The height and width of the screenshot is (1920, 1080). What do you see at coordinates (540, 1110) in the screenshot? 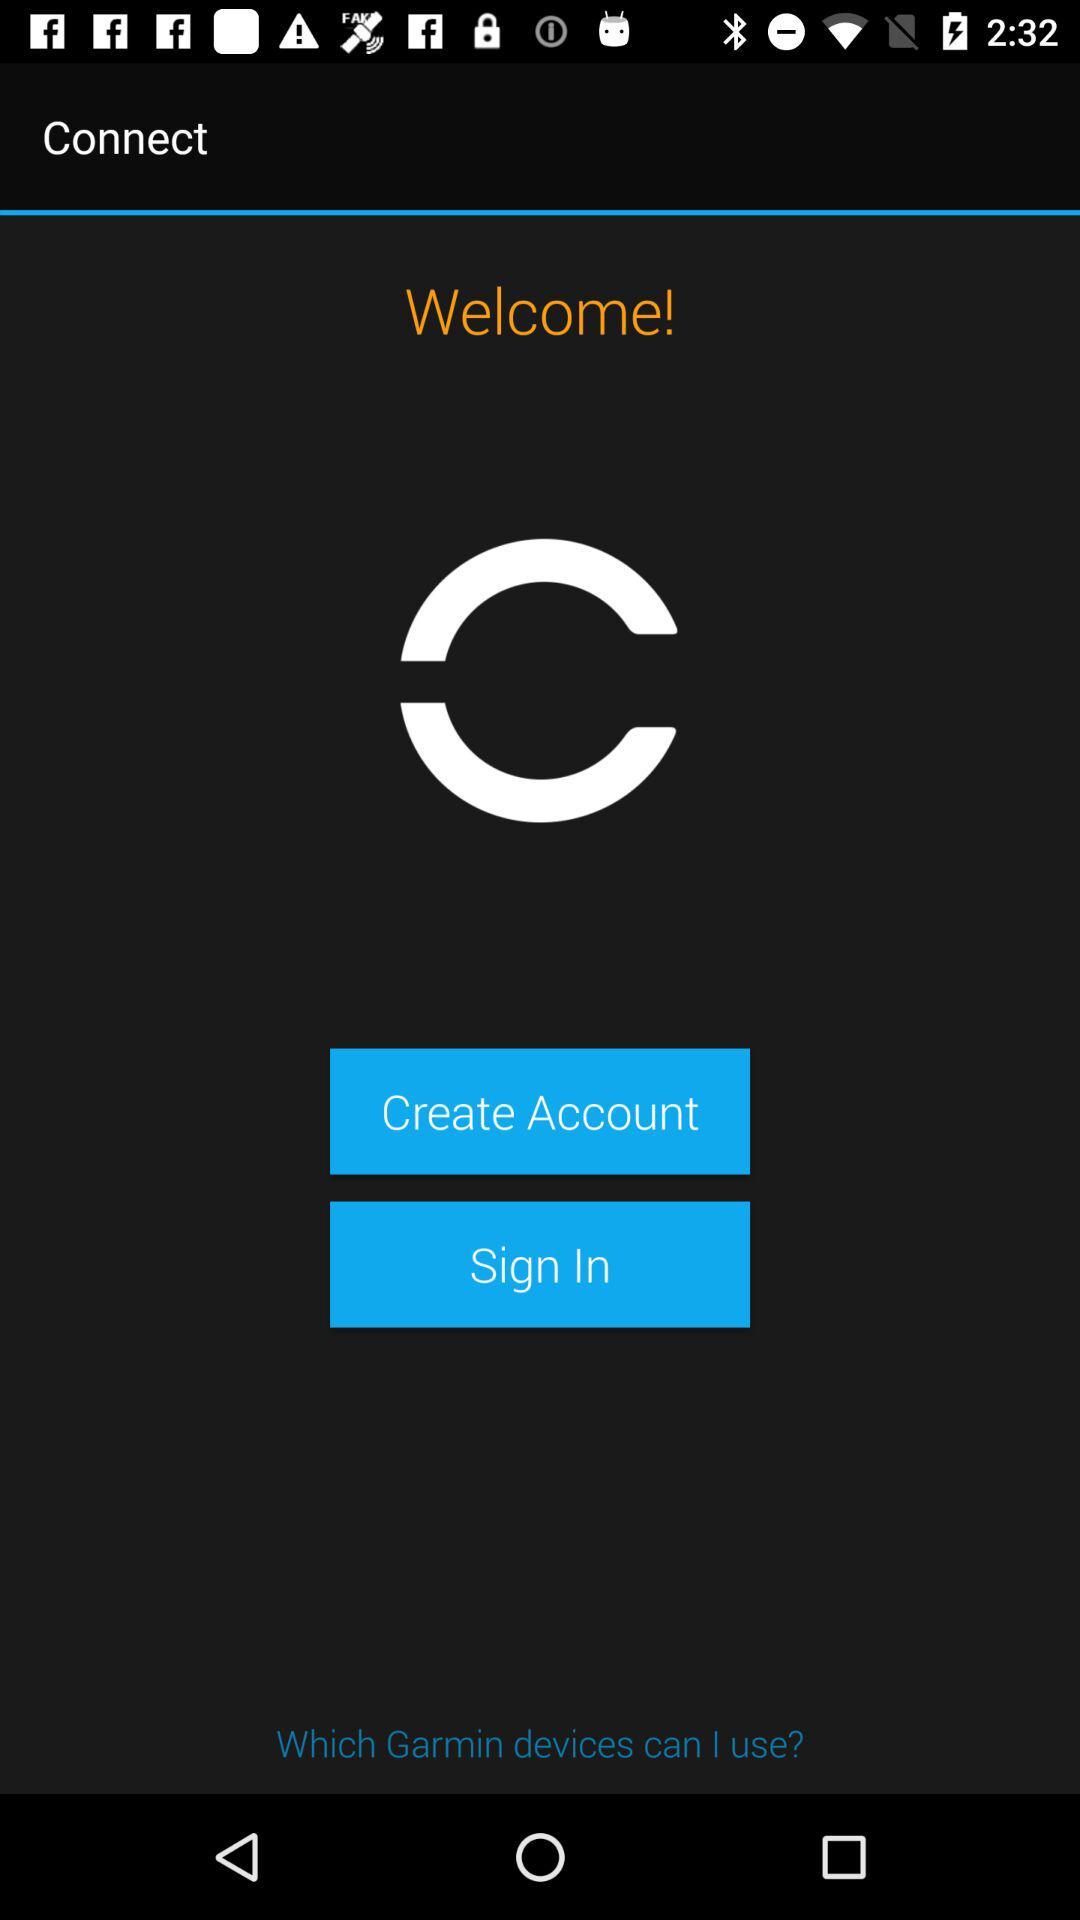
I see `create account` at bounding box center [540, 1110].